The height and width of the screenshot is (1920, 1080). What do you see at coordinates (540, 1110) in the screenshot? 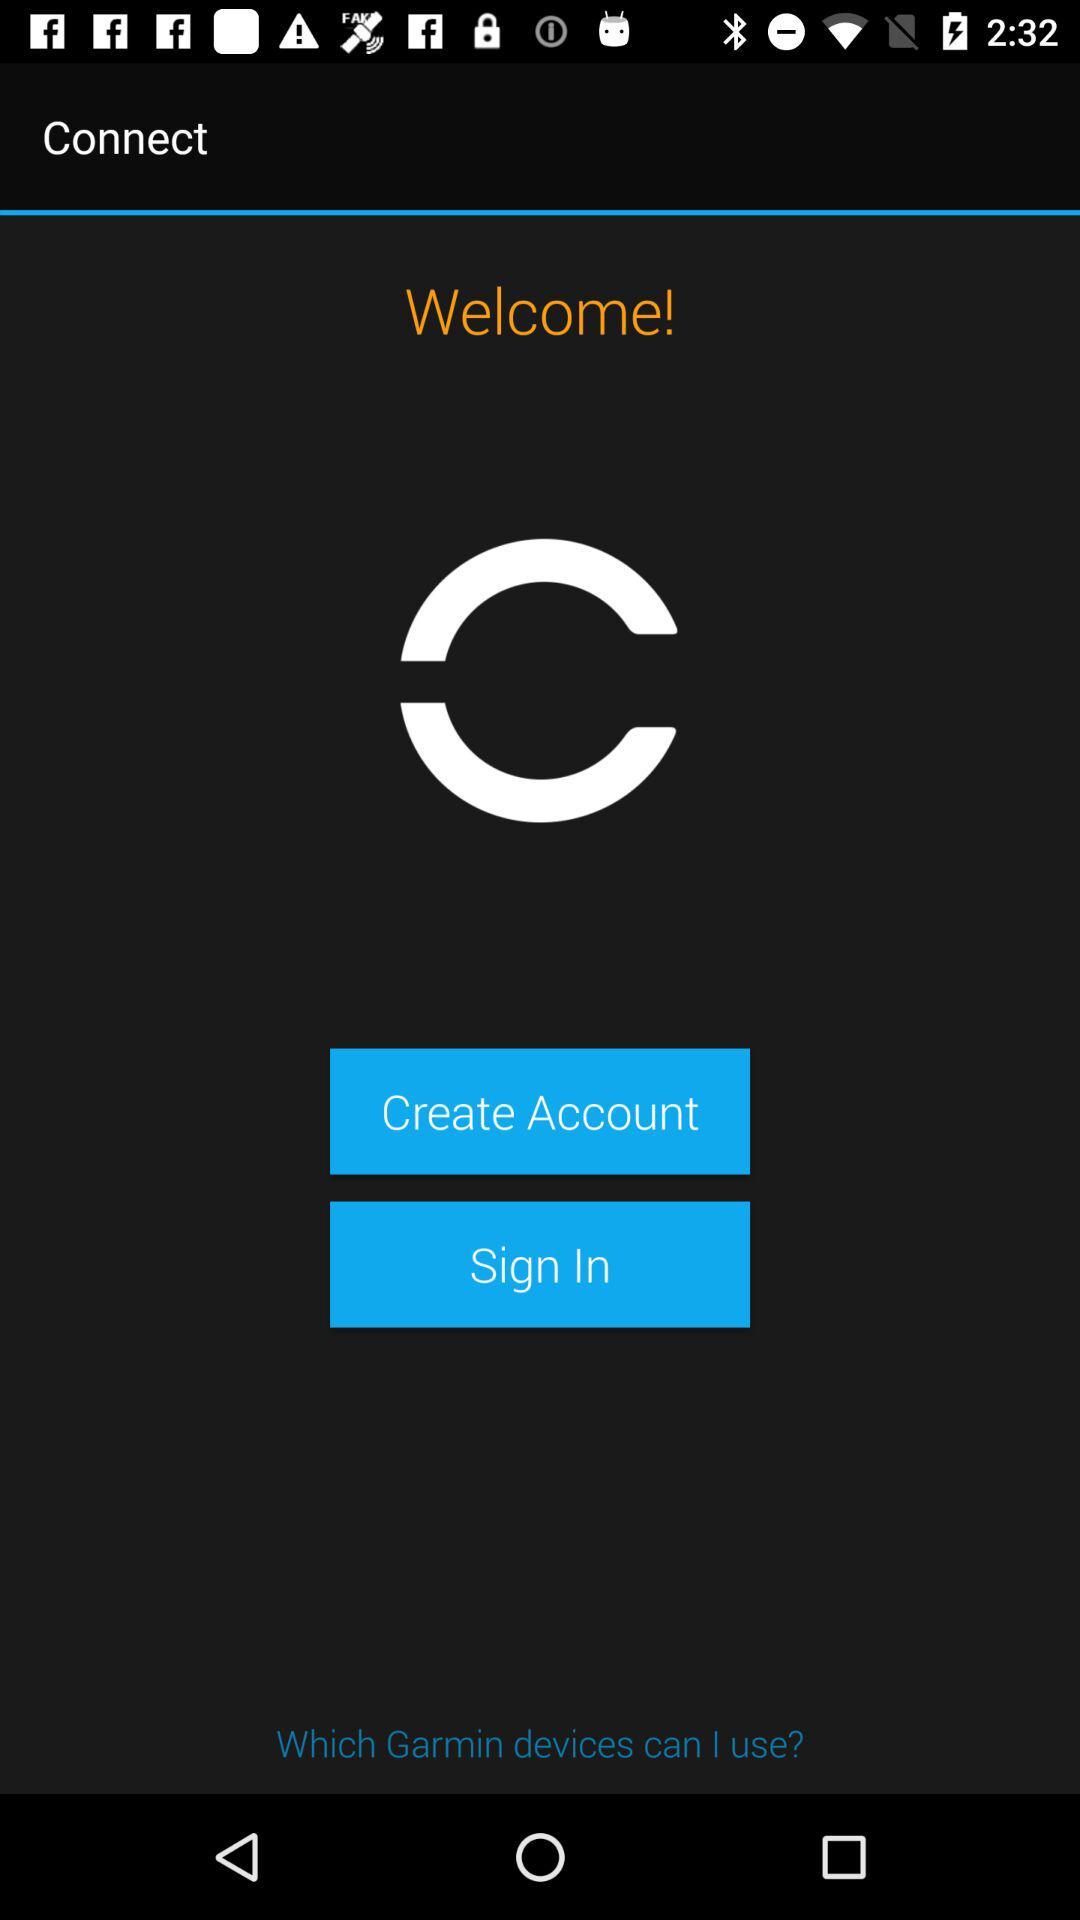
I see `create account` at bounding box center [540, 1110].